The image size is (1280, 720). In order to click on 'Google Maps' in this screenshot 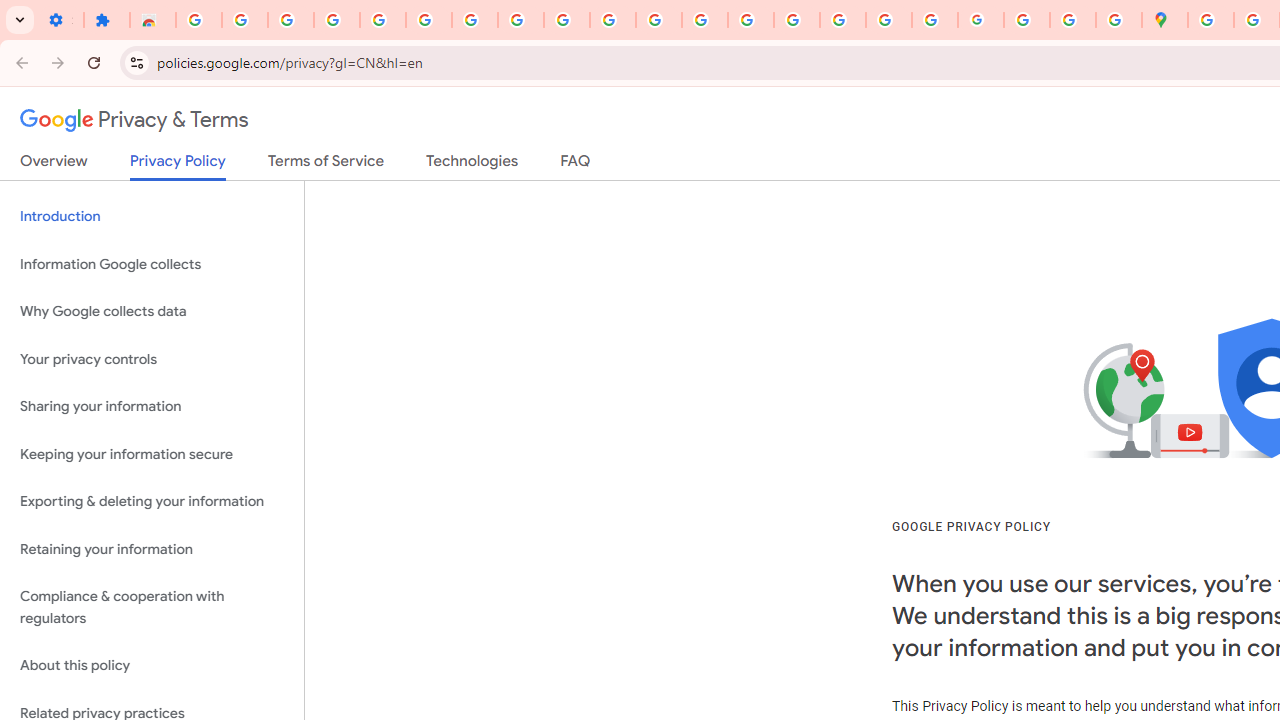, I will do `click(1164, 20)`.